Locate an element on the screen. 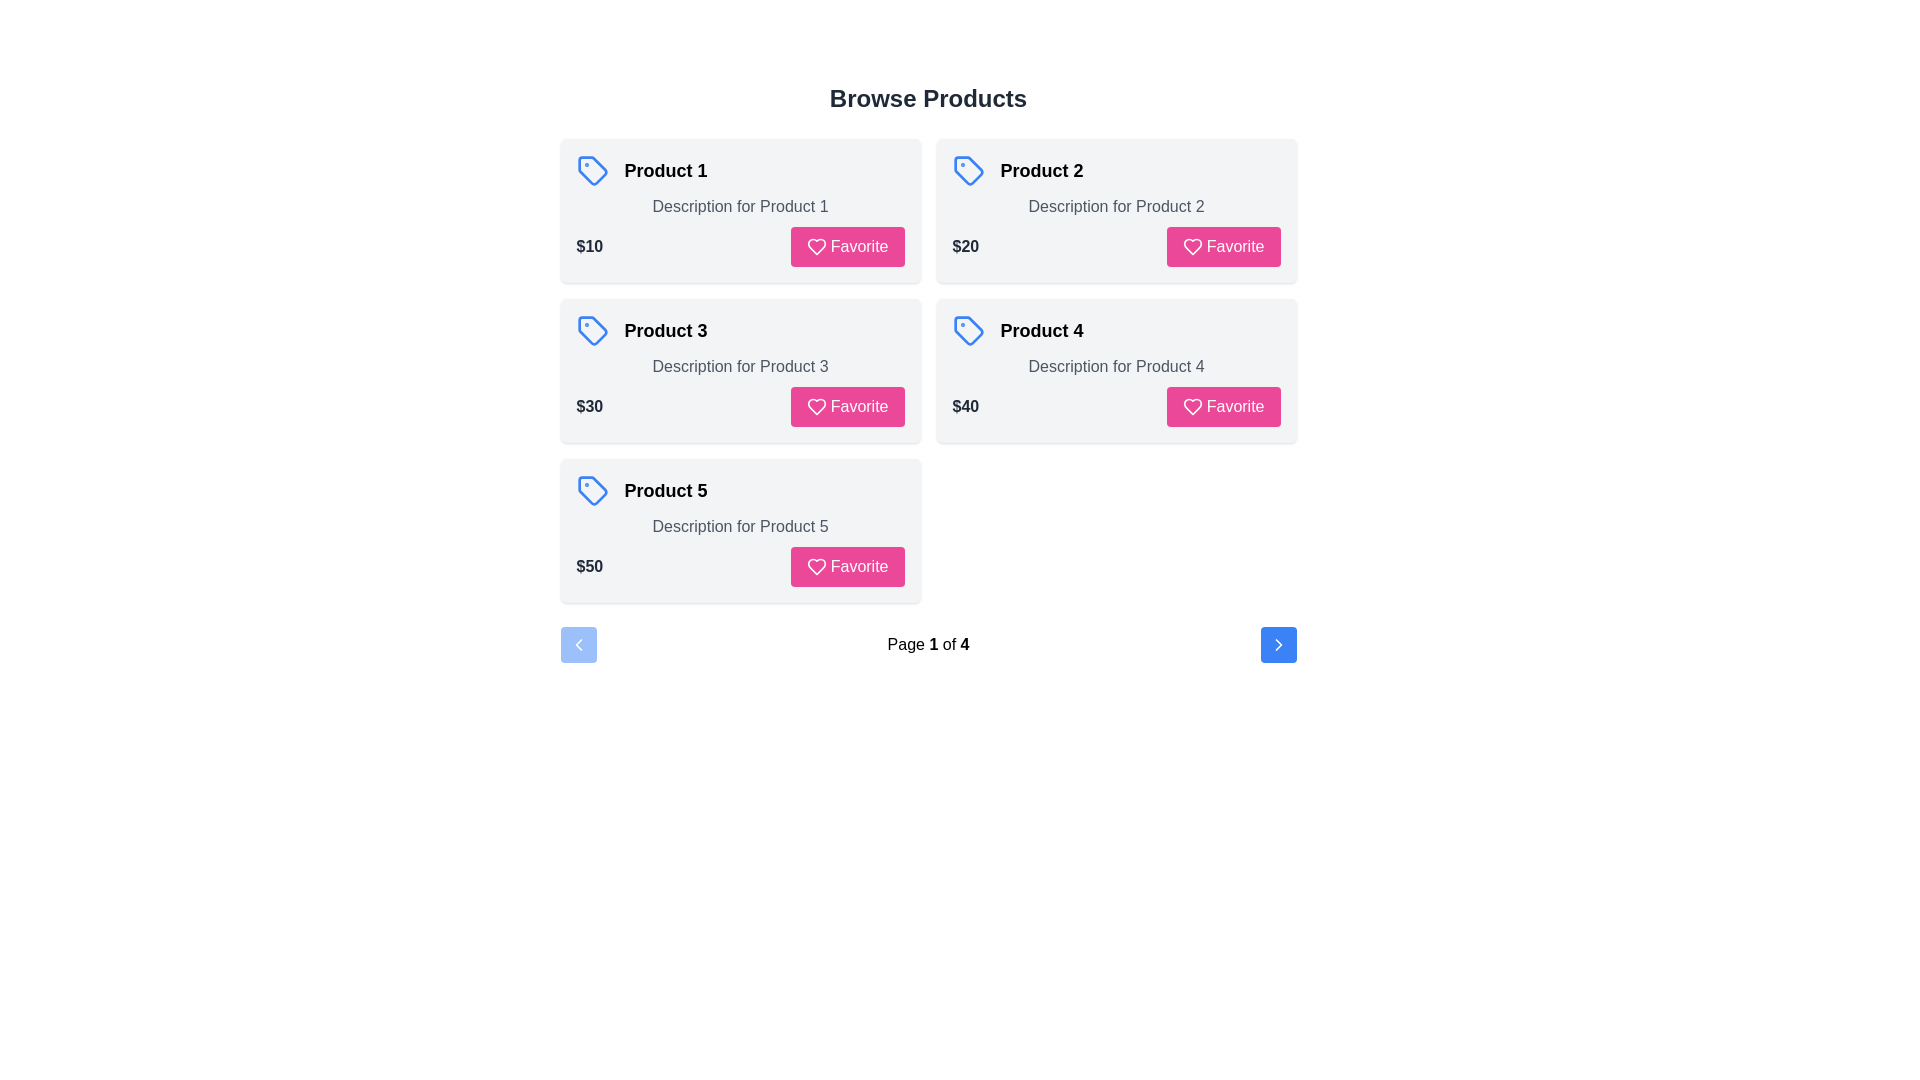  the tag icon representing the label for 'Product 5' is located at coordinates (591, 490).